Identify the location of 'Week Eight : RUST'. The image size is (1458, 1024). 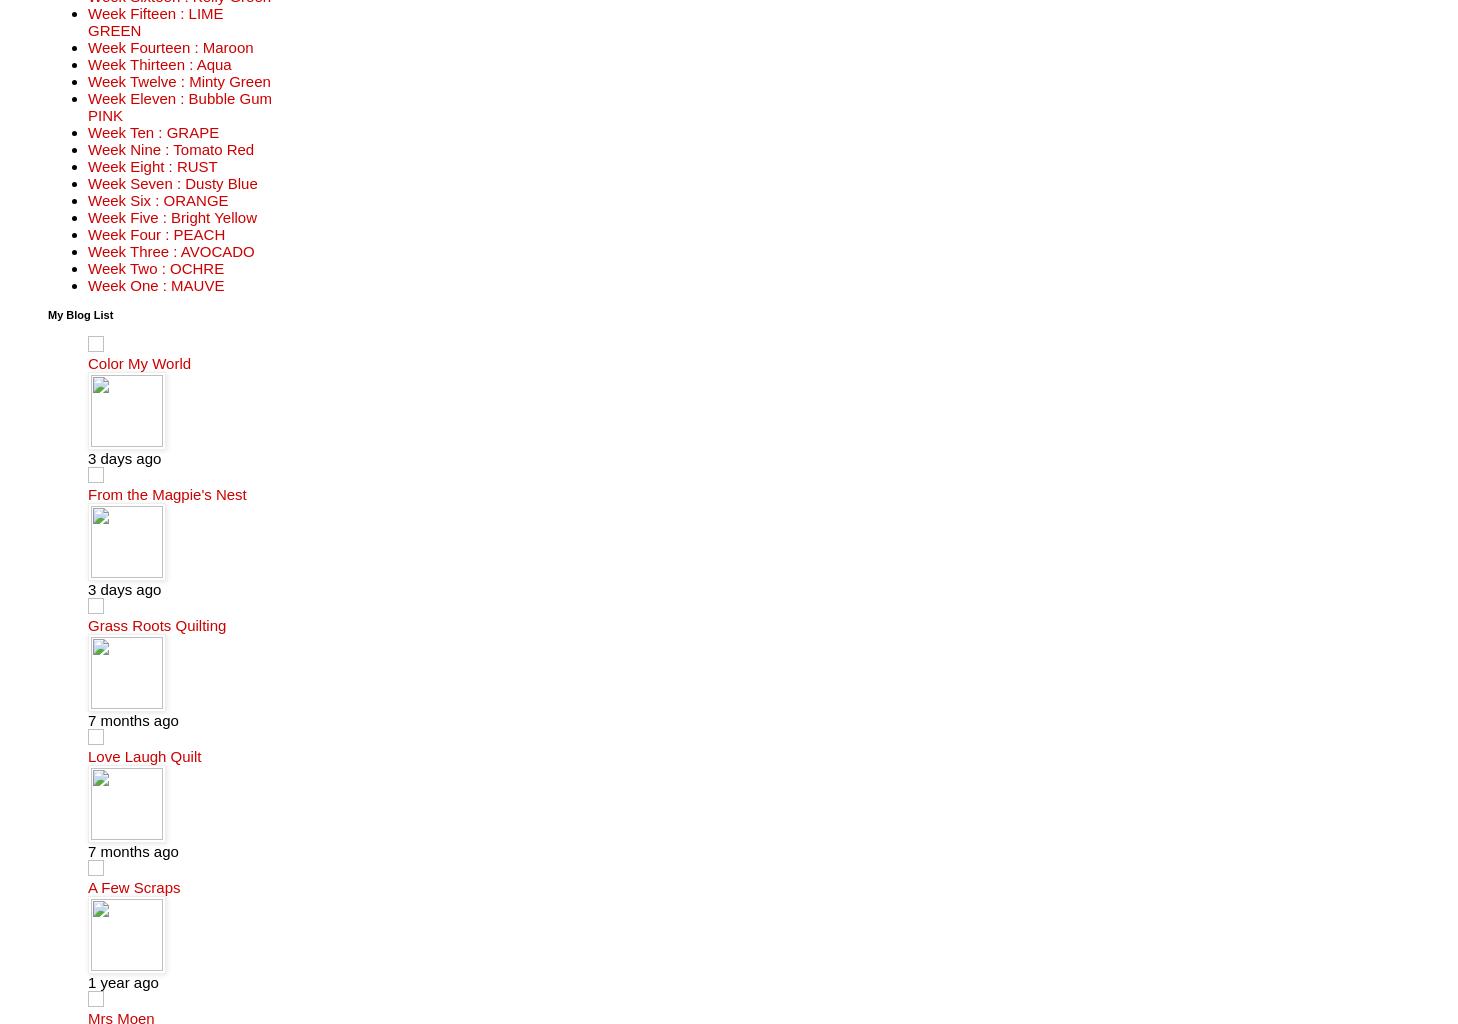
(151, 164).